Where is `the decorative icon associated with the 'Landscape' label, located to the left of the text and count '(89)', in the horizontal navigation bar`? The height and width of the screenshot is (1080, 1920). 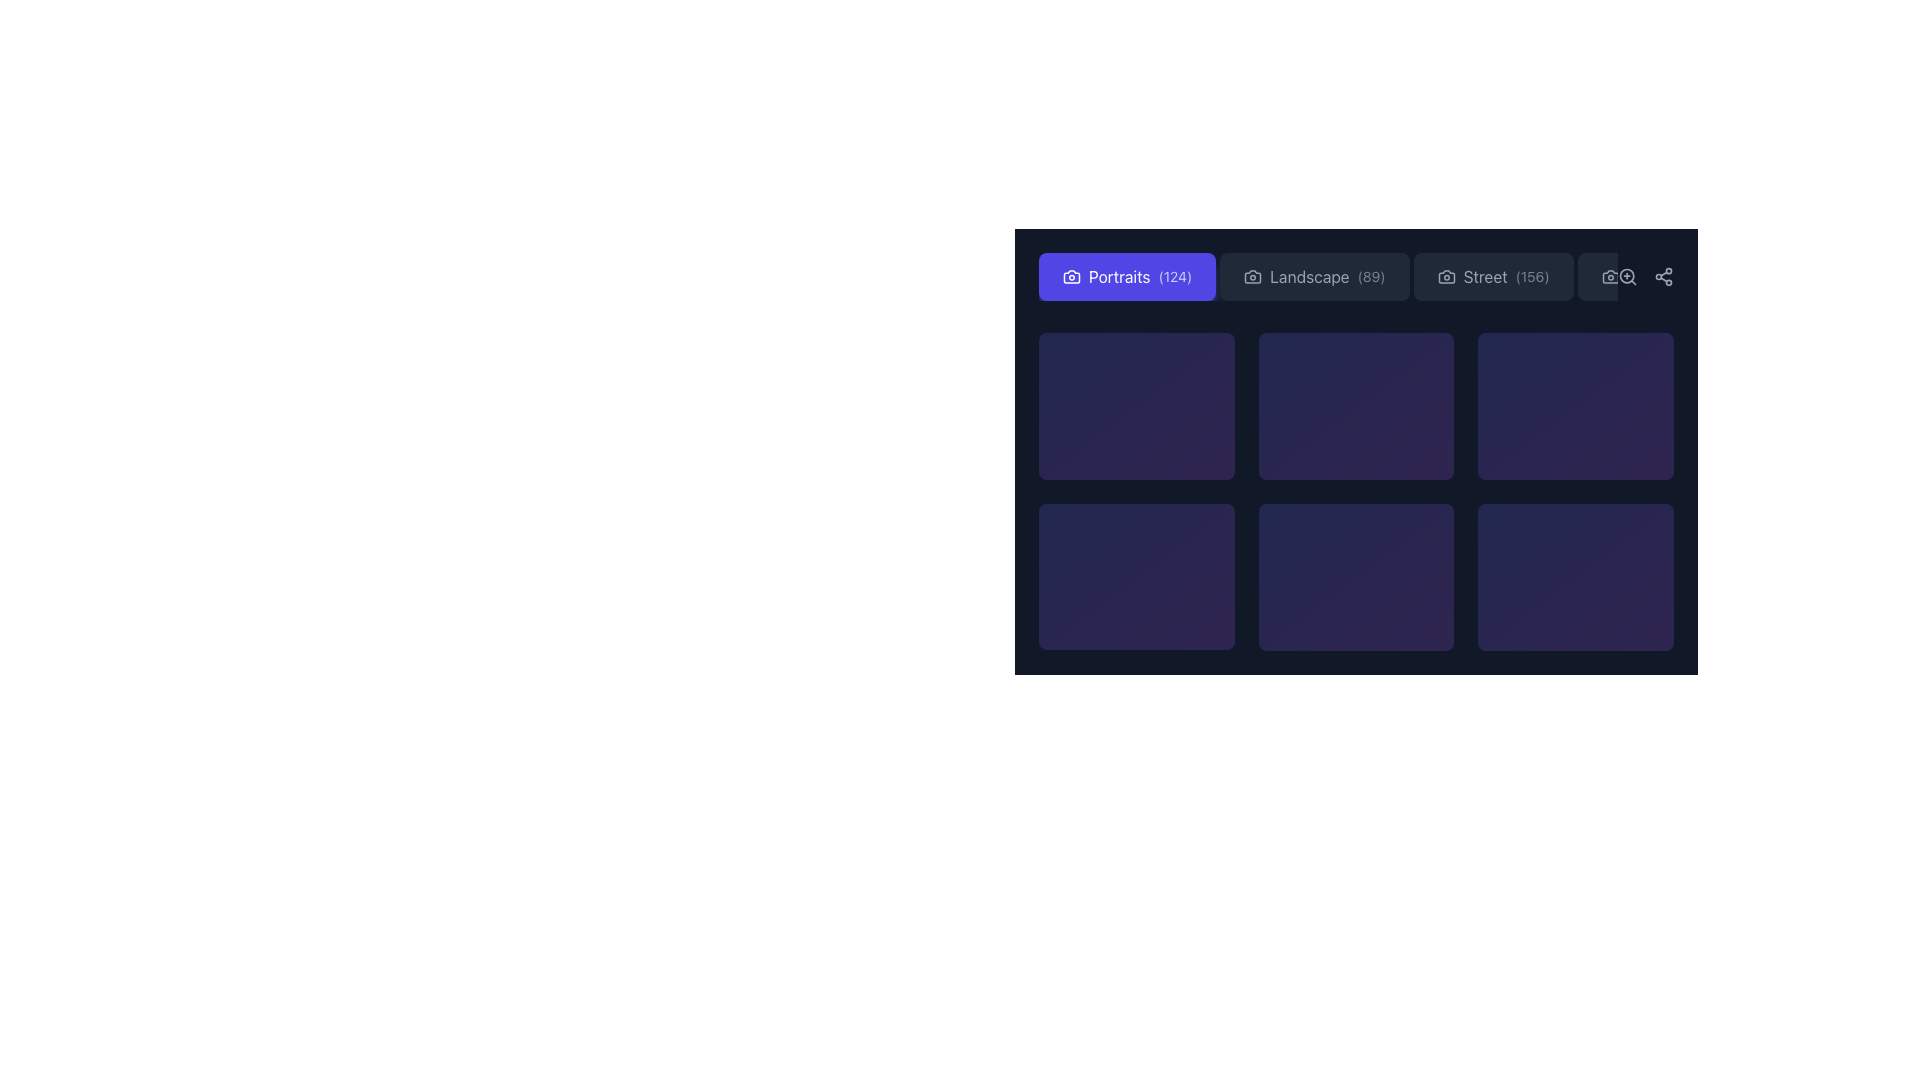
the decorative icon associated with the 'Landscape' label, located to the left of the text and count '(89)', in the horizontal navigation bar is located at coordinates (1252, 277).